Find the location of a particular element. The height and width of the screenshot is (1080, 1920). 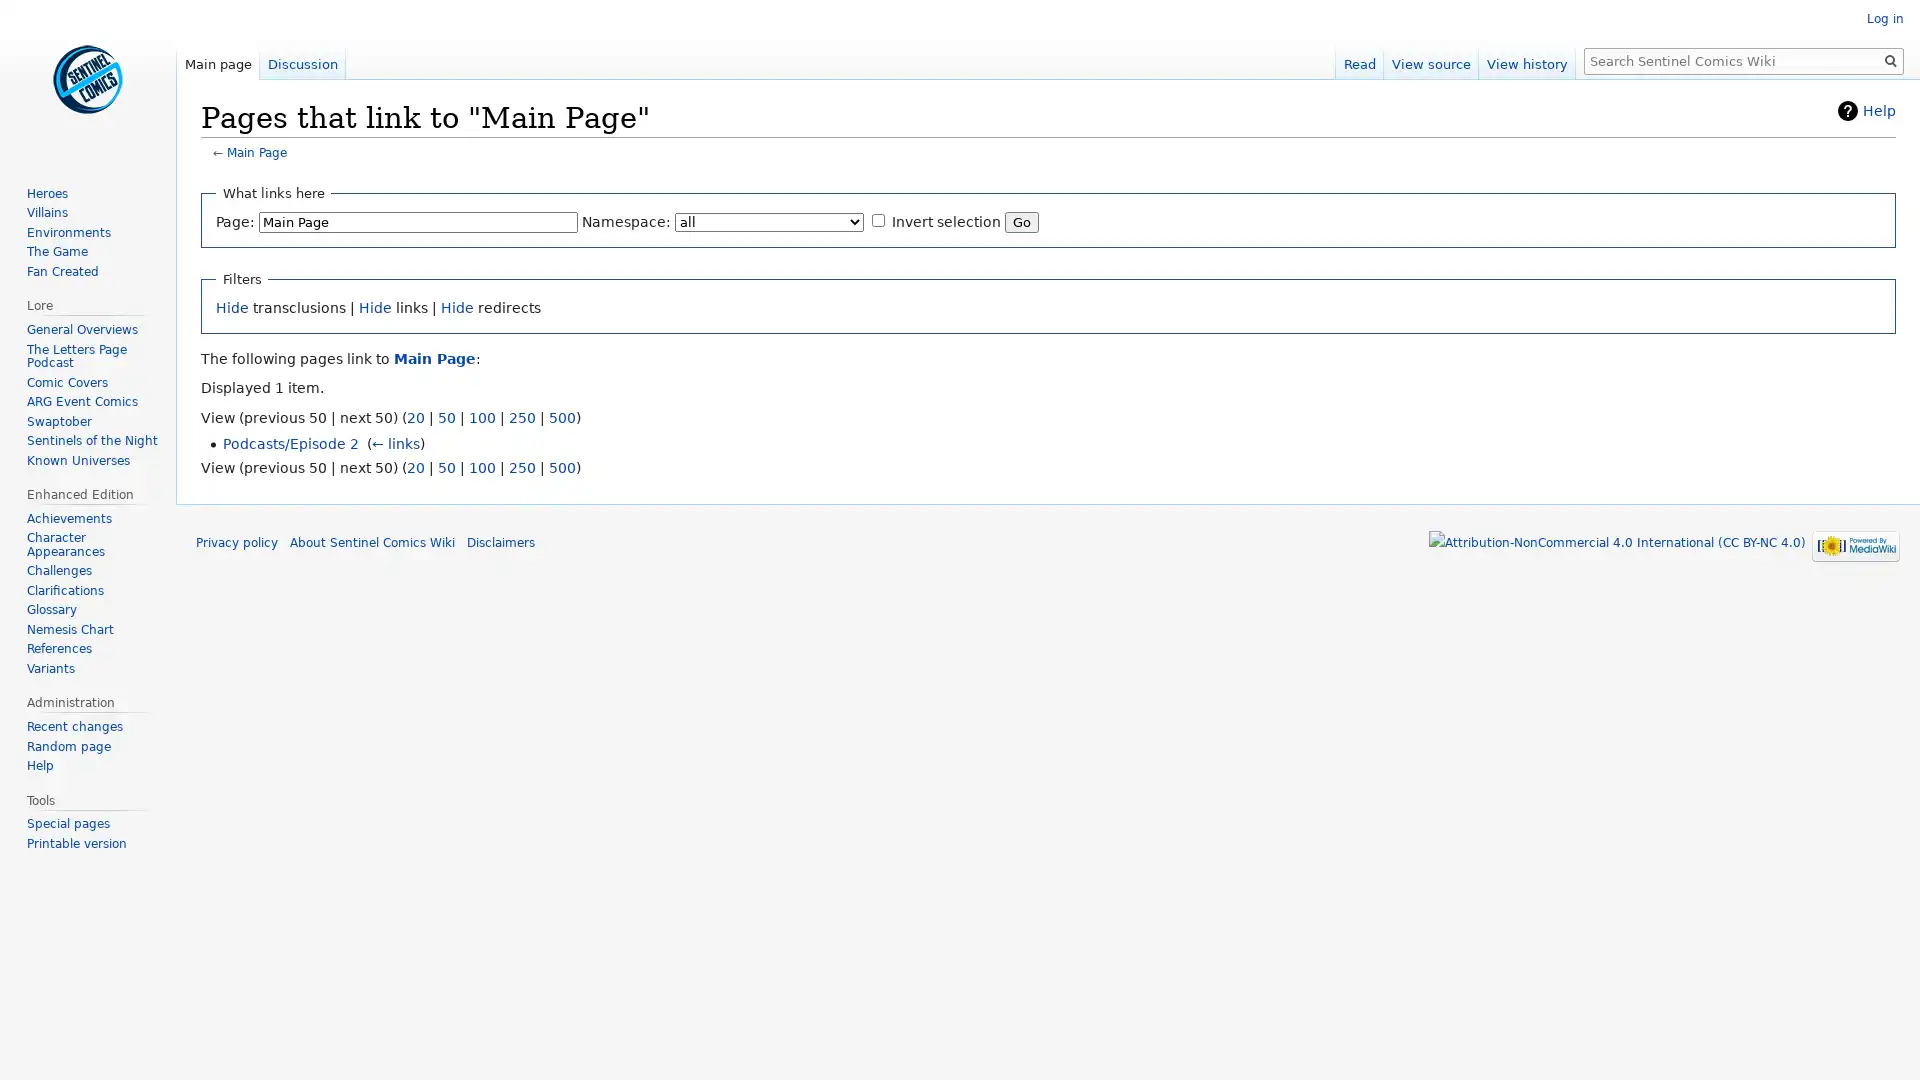

Go is located at coordinates (1890, 60).